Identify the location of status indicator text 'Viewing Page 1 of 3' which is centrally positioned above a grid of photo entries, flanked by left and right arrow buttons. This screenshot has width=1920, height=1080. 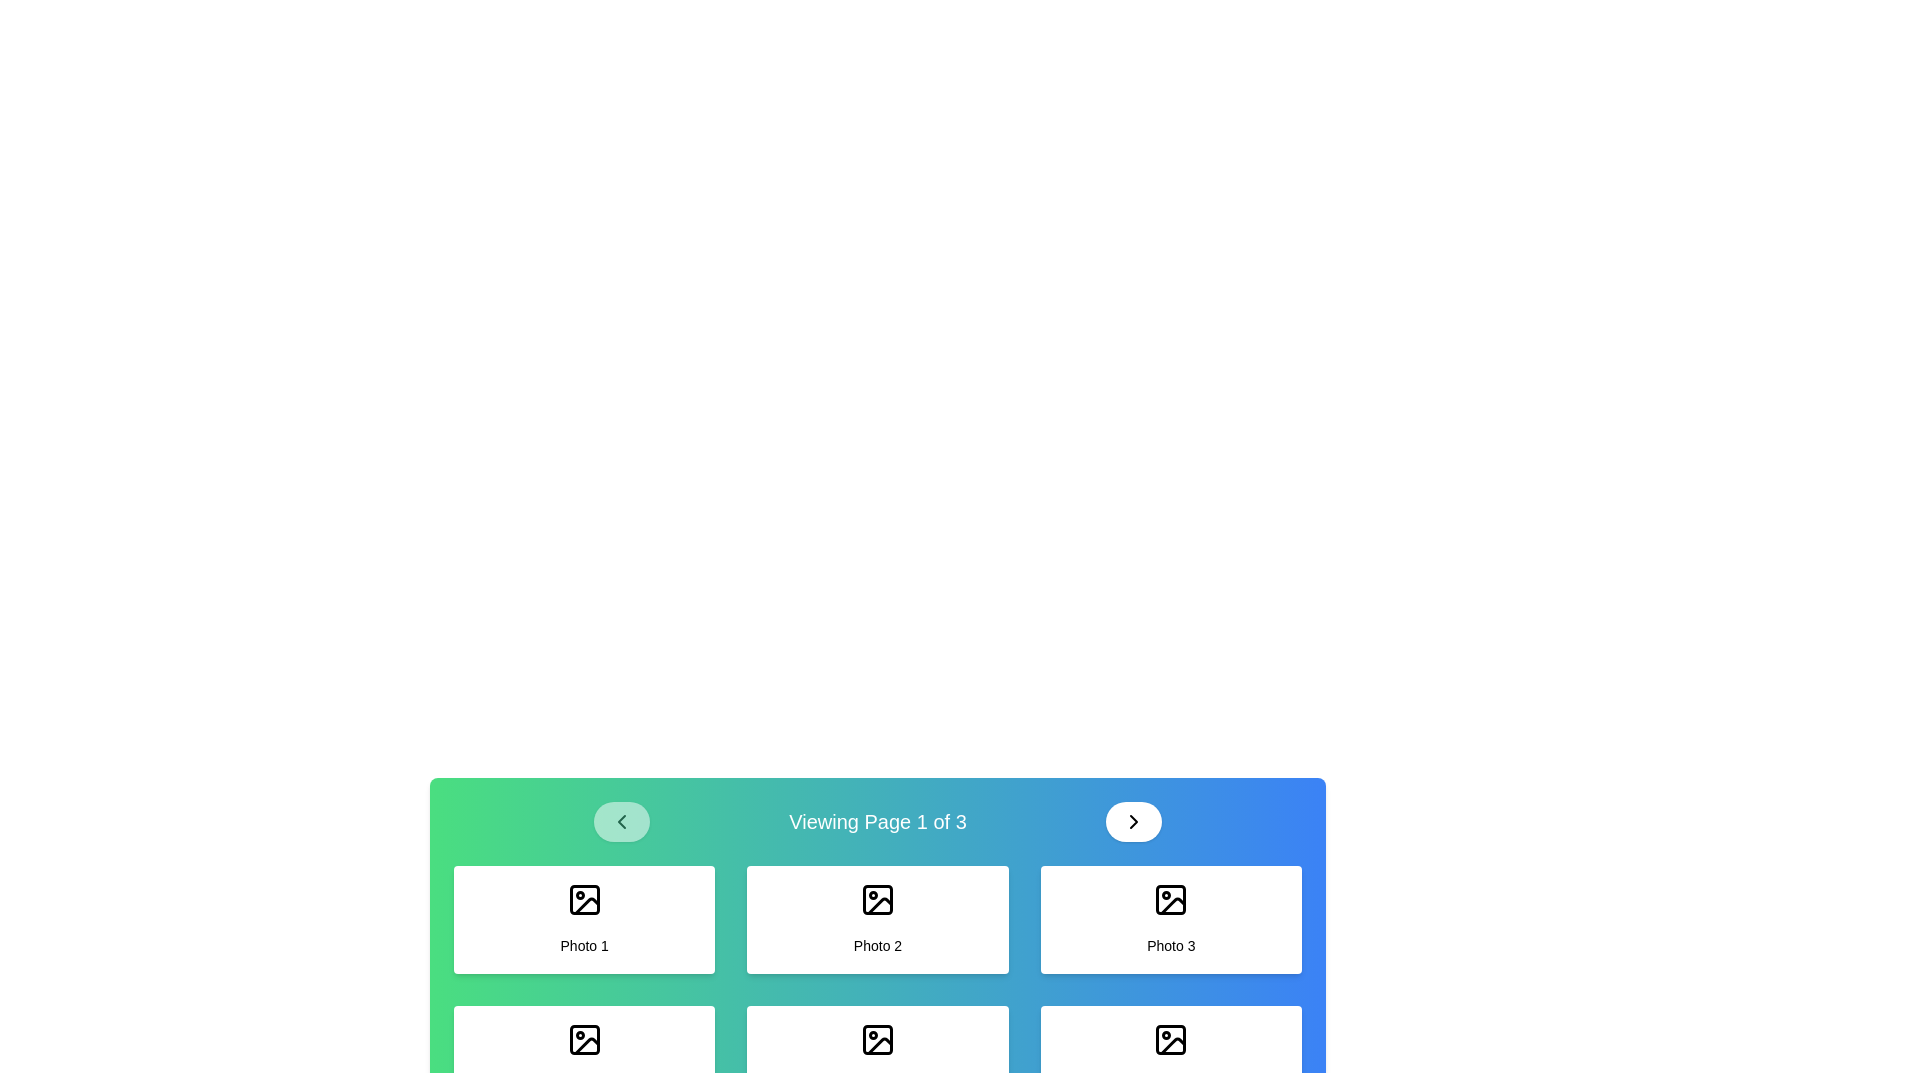
(878, 821).